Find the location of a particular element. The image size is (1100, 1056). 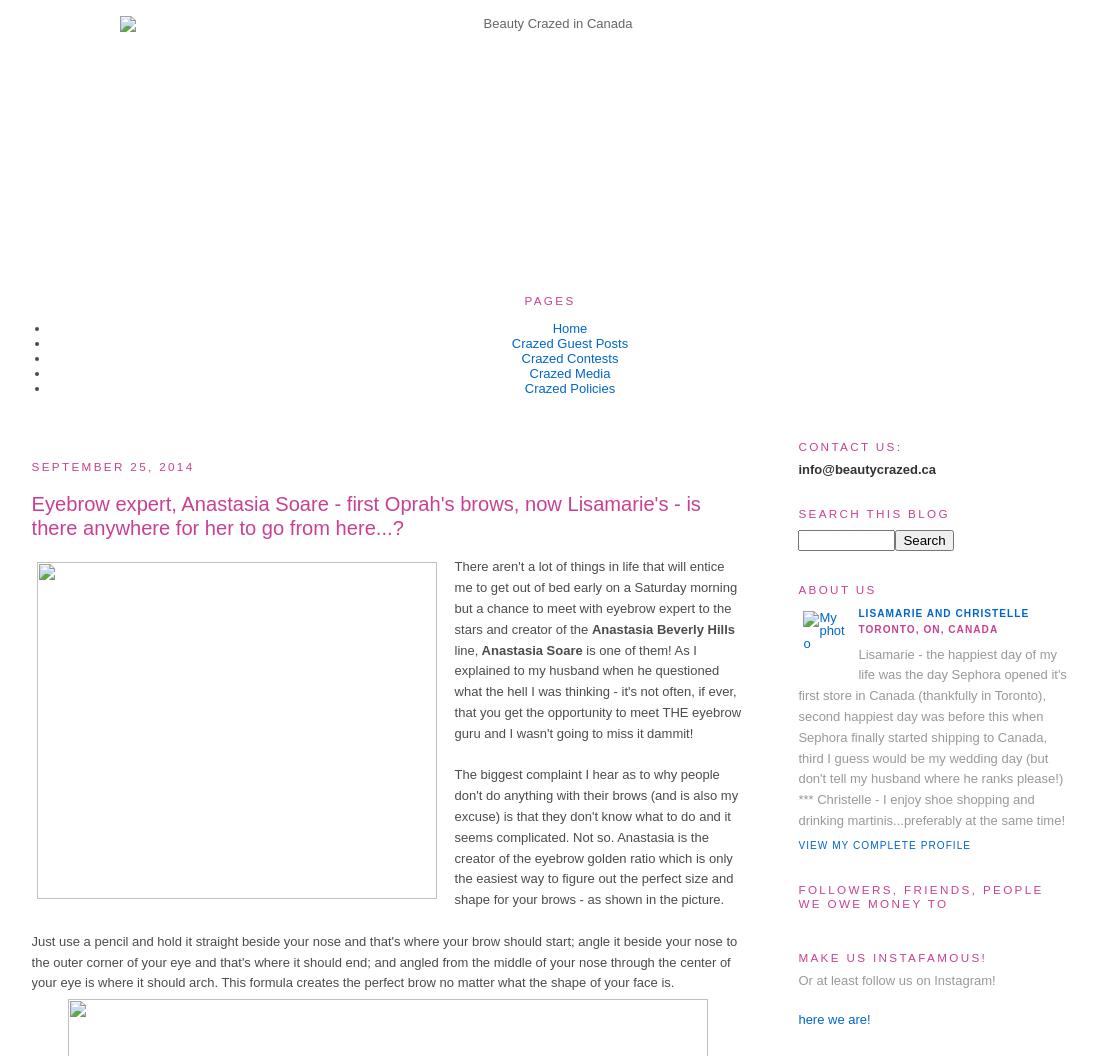

'There aren't a lot of things in life that will entice me to get out of bed early on a Saturday morning but a chance to meet with eyebrow expert to the stars and creator of the' is located at coordinates (452, 596).